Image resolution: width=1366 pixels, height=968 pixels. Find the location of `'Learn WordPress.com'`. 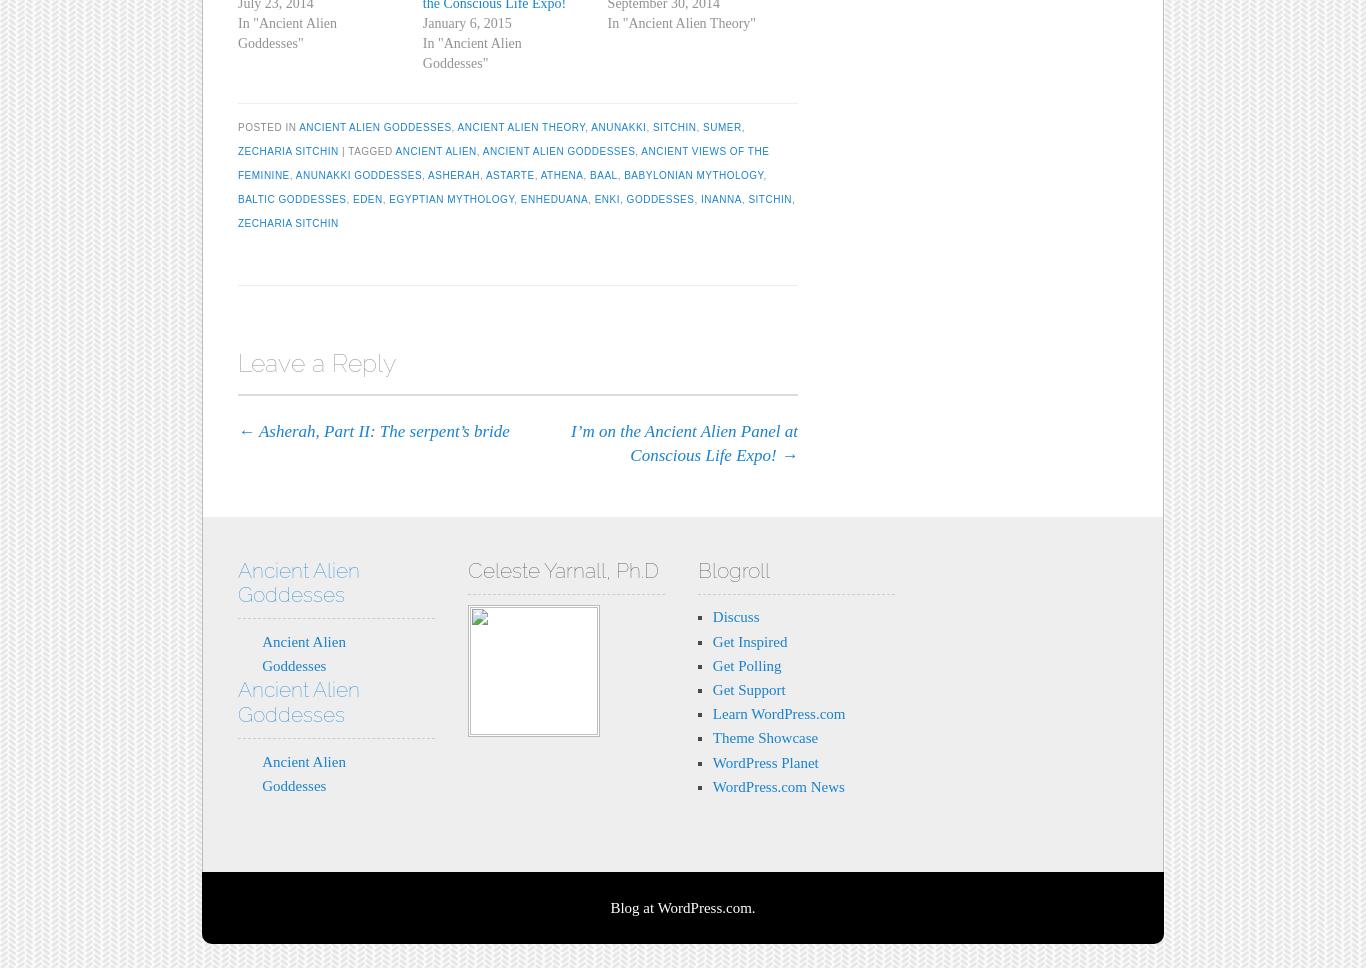

'Learn WordPress.com' is located at coordinates (778, 712).